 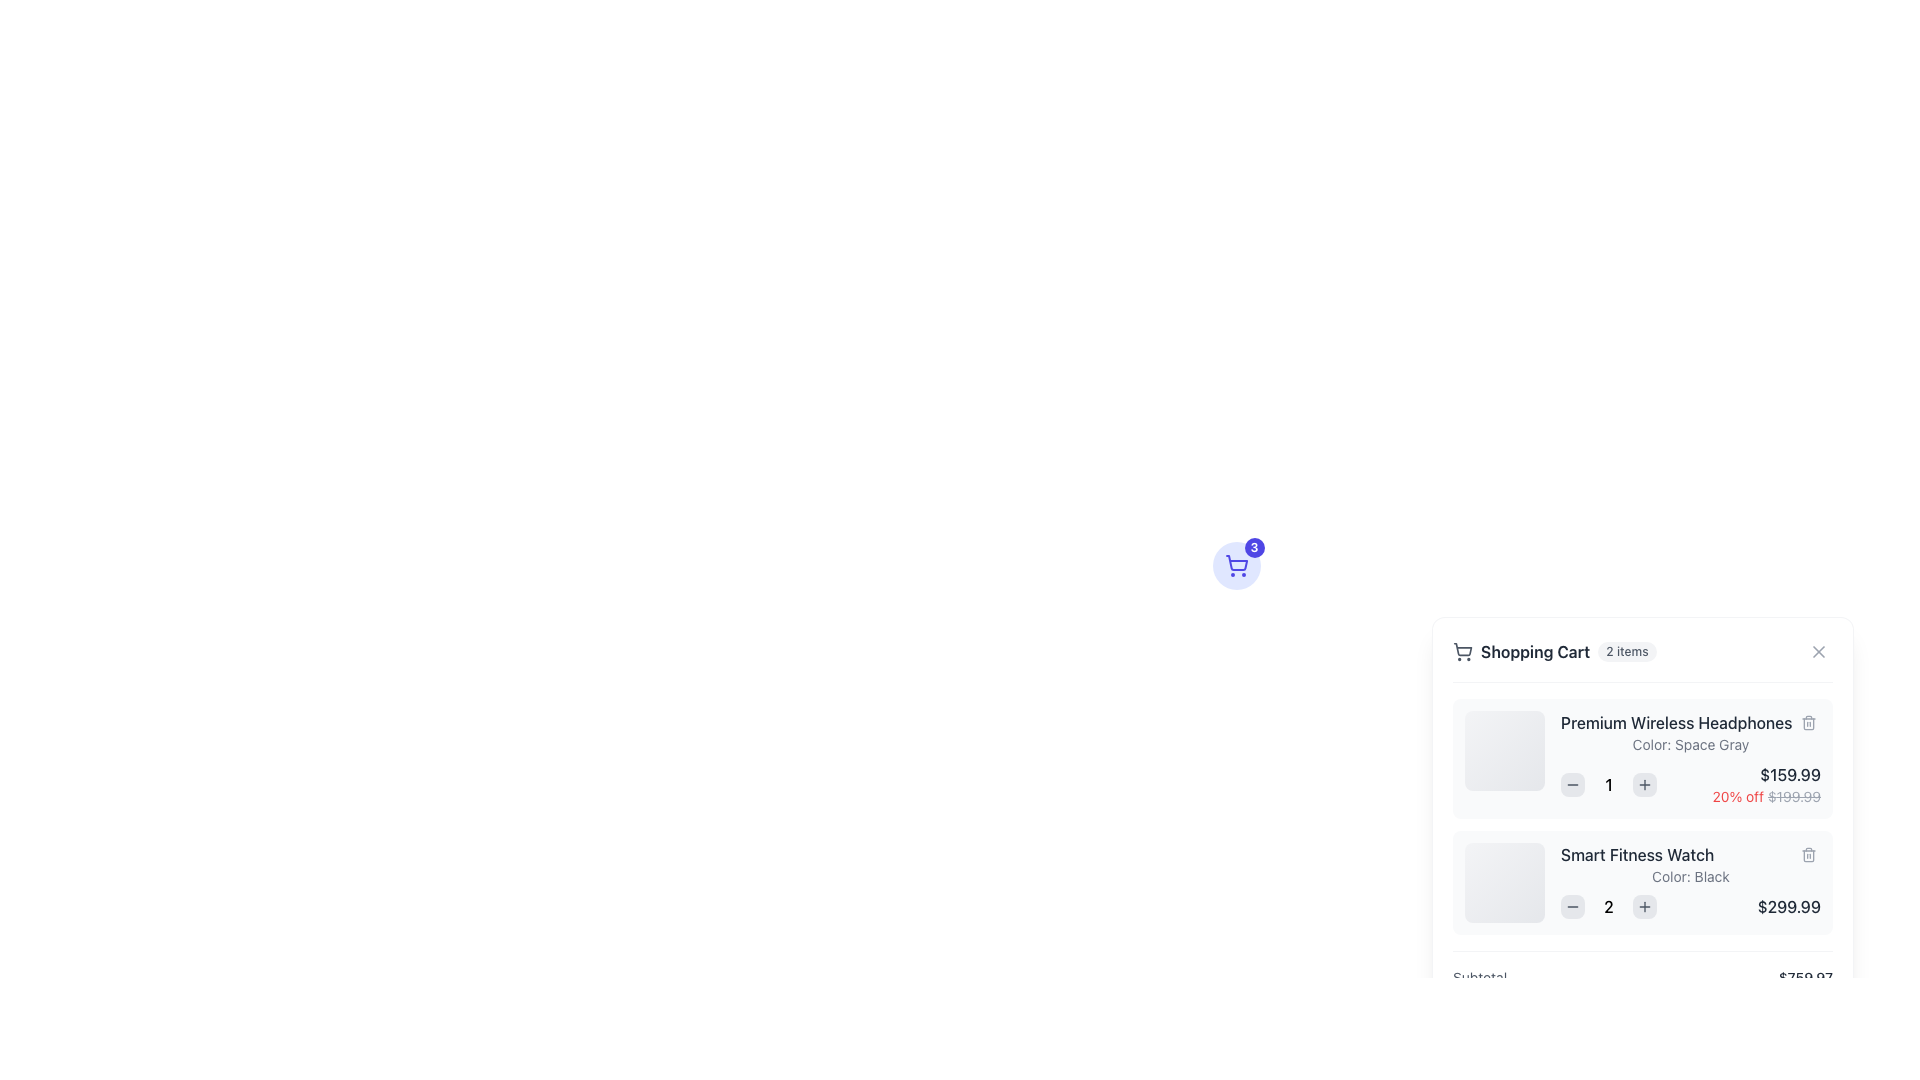 I want to click on the static text element displaying the numeral '2' that is centrally located between the minus and plus icons in the cart item section for 'Smart Fitness Watch', so click(x=1608, y=906).